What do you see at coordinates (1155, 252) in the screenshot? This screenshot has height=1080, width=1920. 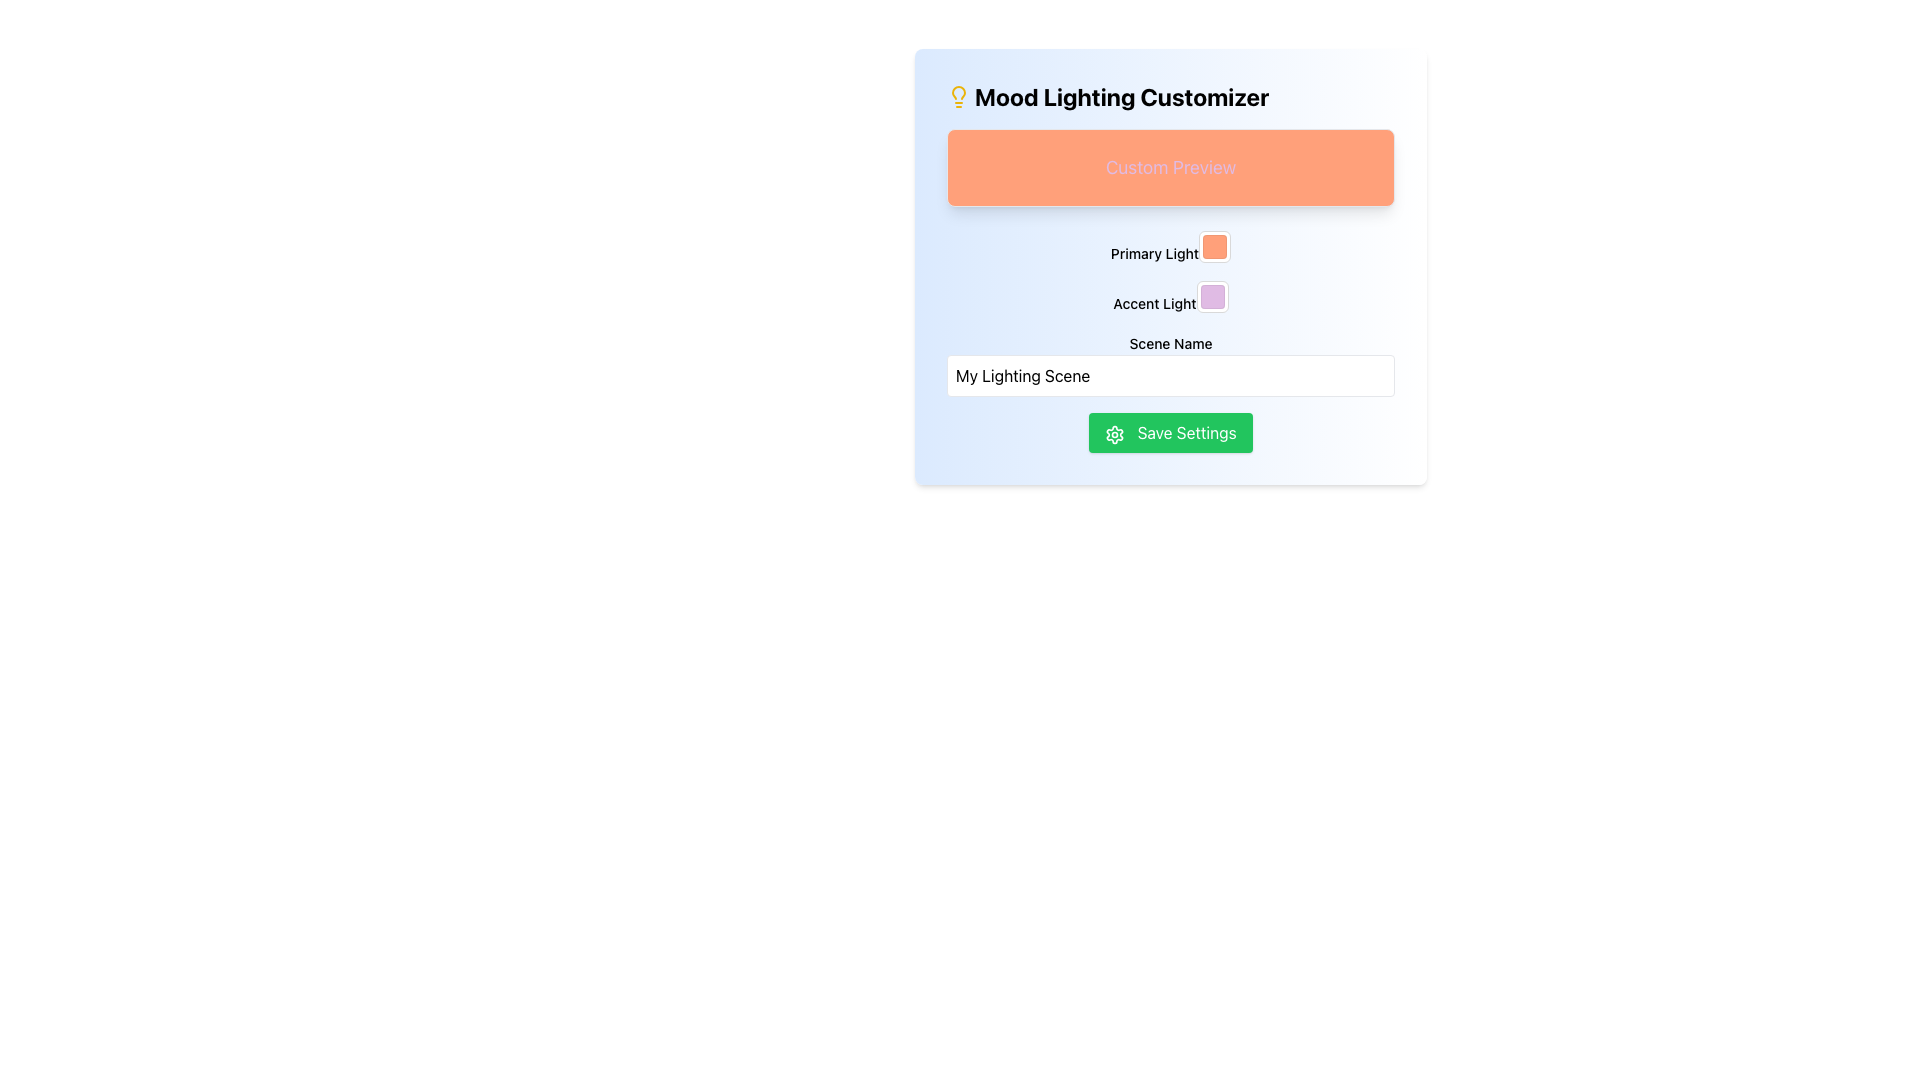 I see `the textual label 'Primary Light', which is styled in a small font size and medium weight, located centrally under the 'Custom Preview' header` at bounding box center [1155, 252].